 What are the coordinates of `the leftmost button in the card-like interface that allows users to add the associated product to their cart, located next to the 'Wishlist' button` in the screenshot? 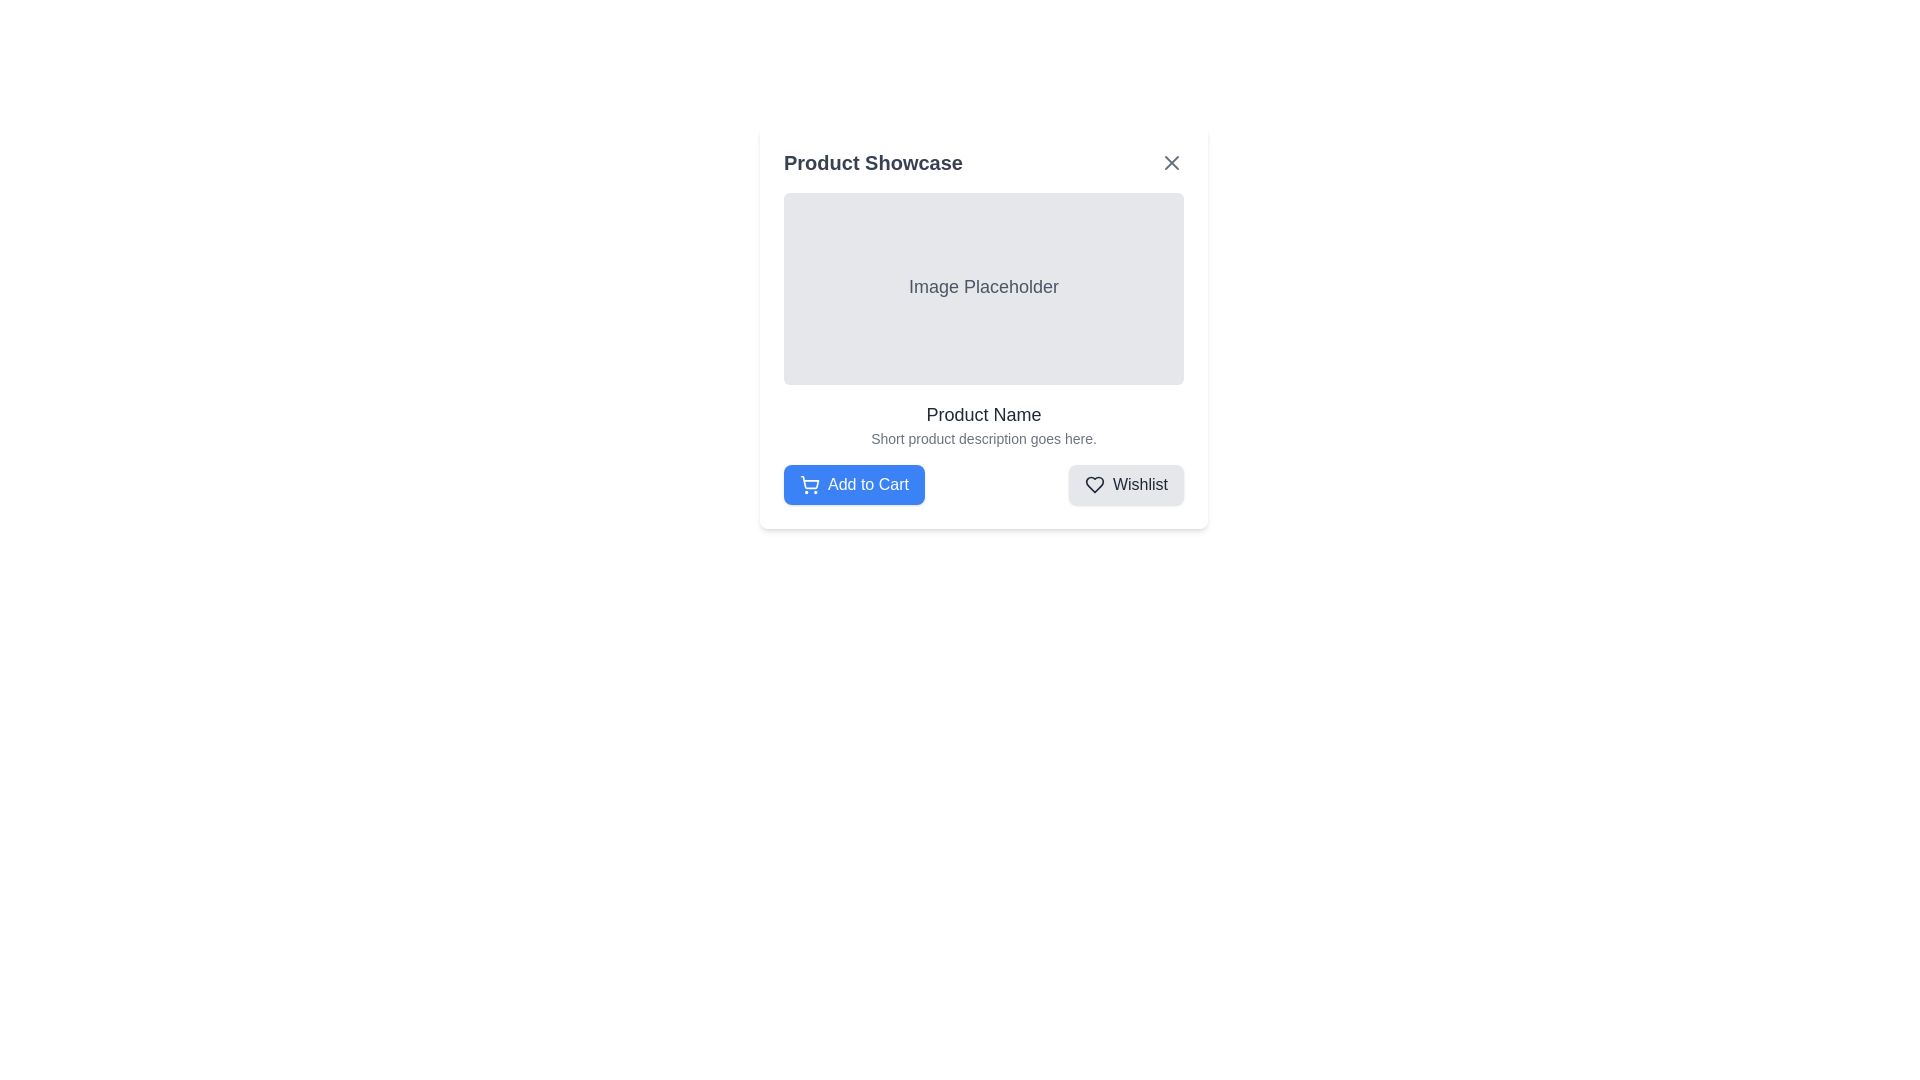 It's located at (854, 485).